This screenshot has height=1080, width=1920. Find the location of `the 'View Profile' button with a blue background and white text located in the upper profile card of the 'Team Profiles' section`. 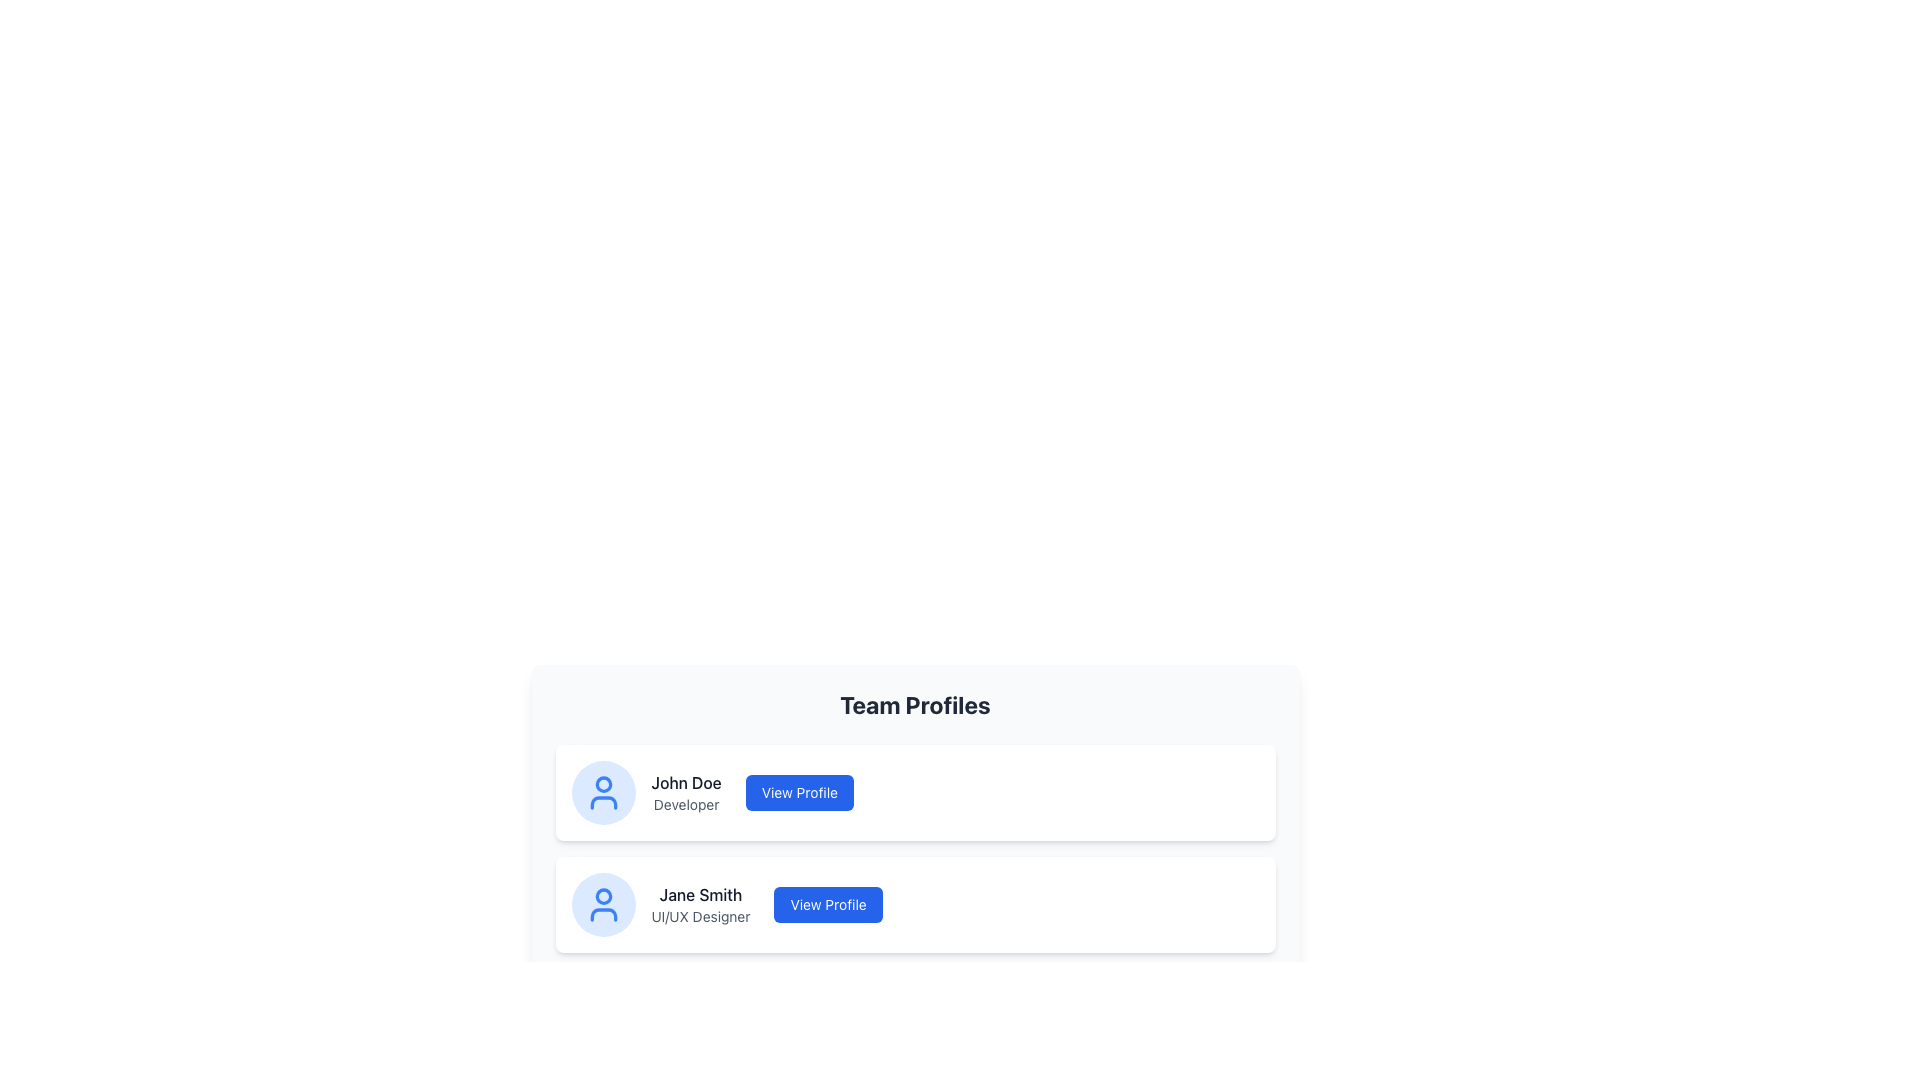

the 'View Profile' button with a blue background and white text located in the upper profile card of the 'Team Profiles' section is located at coordinates (798, 792).